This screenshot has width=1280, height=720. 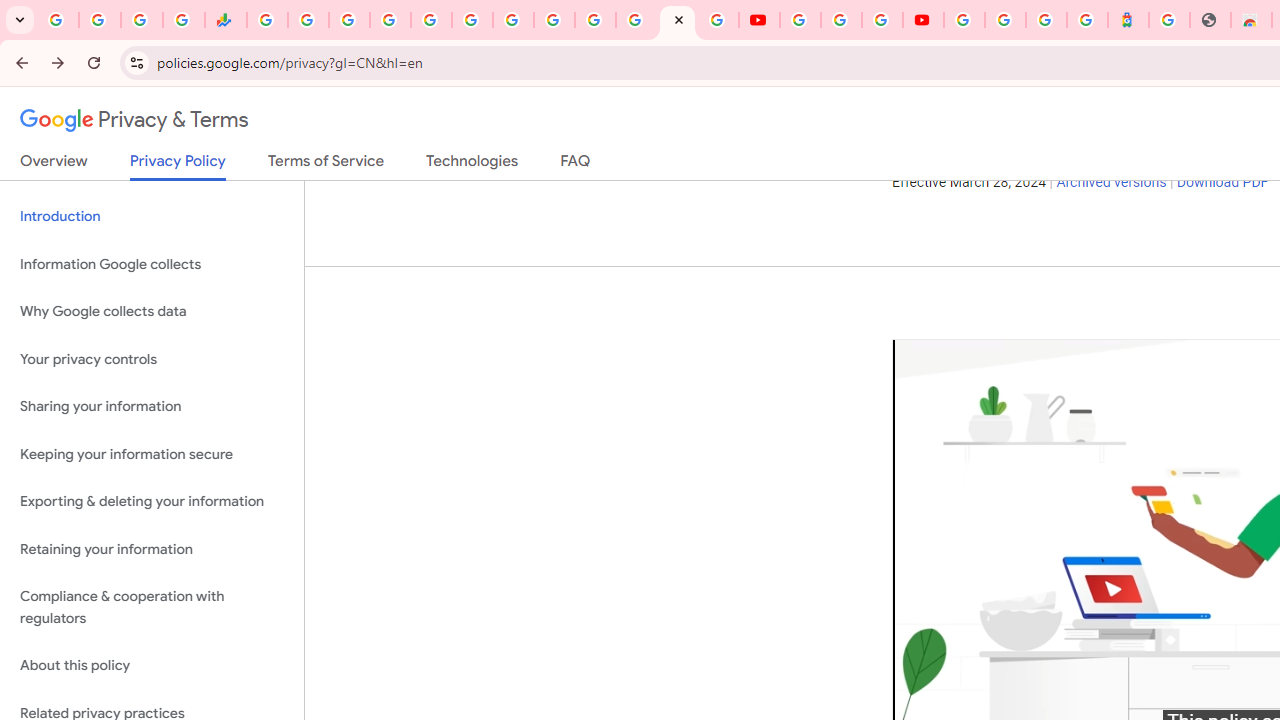 What do you see at coordinates (880, 20) in the screenshot?
I see `'Create your Google Account'` at bounding box center [880, 20].